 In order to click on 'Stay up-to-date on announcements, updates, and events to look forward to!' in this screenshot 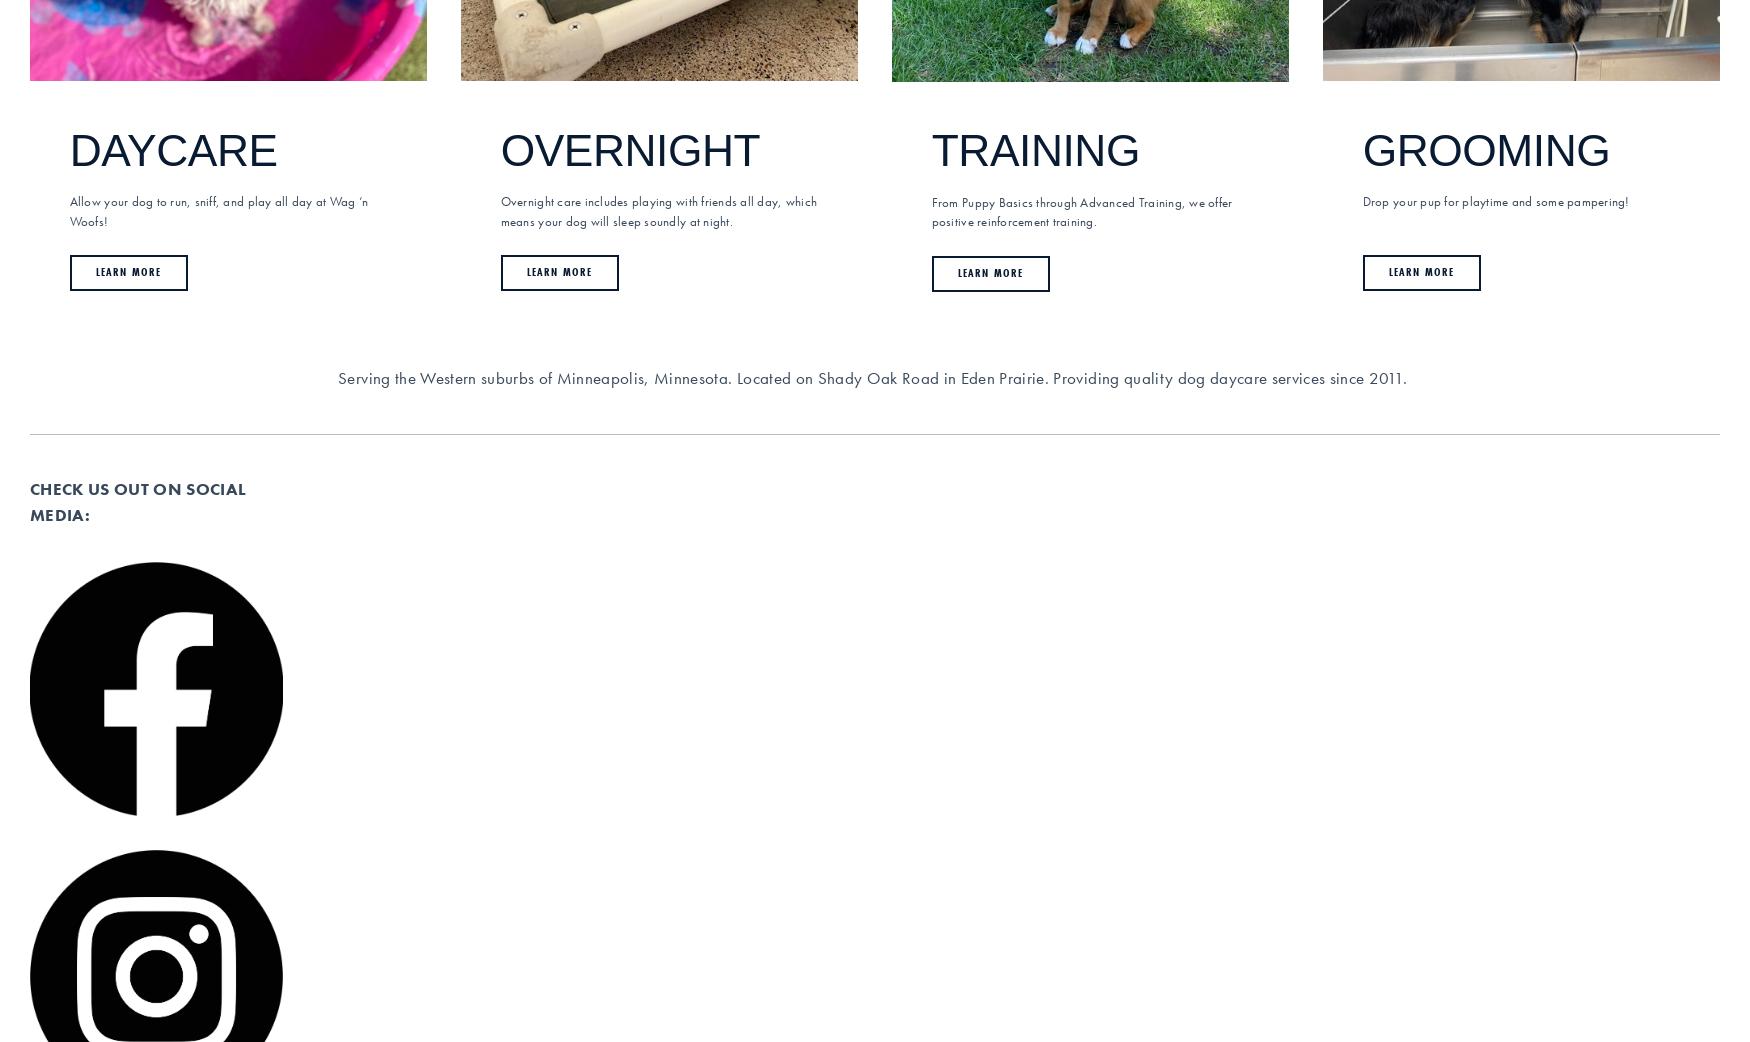, I will do `click(147, 751)`.